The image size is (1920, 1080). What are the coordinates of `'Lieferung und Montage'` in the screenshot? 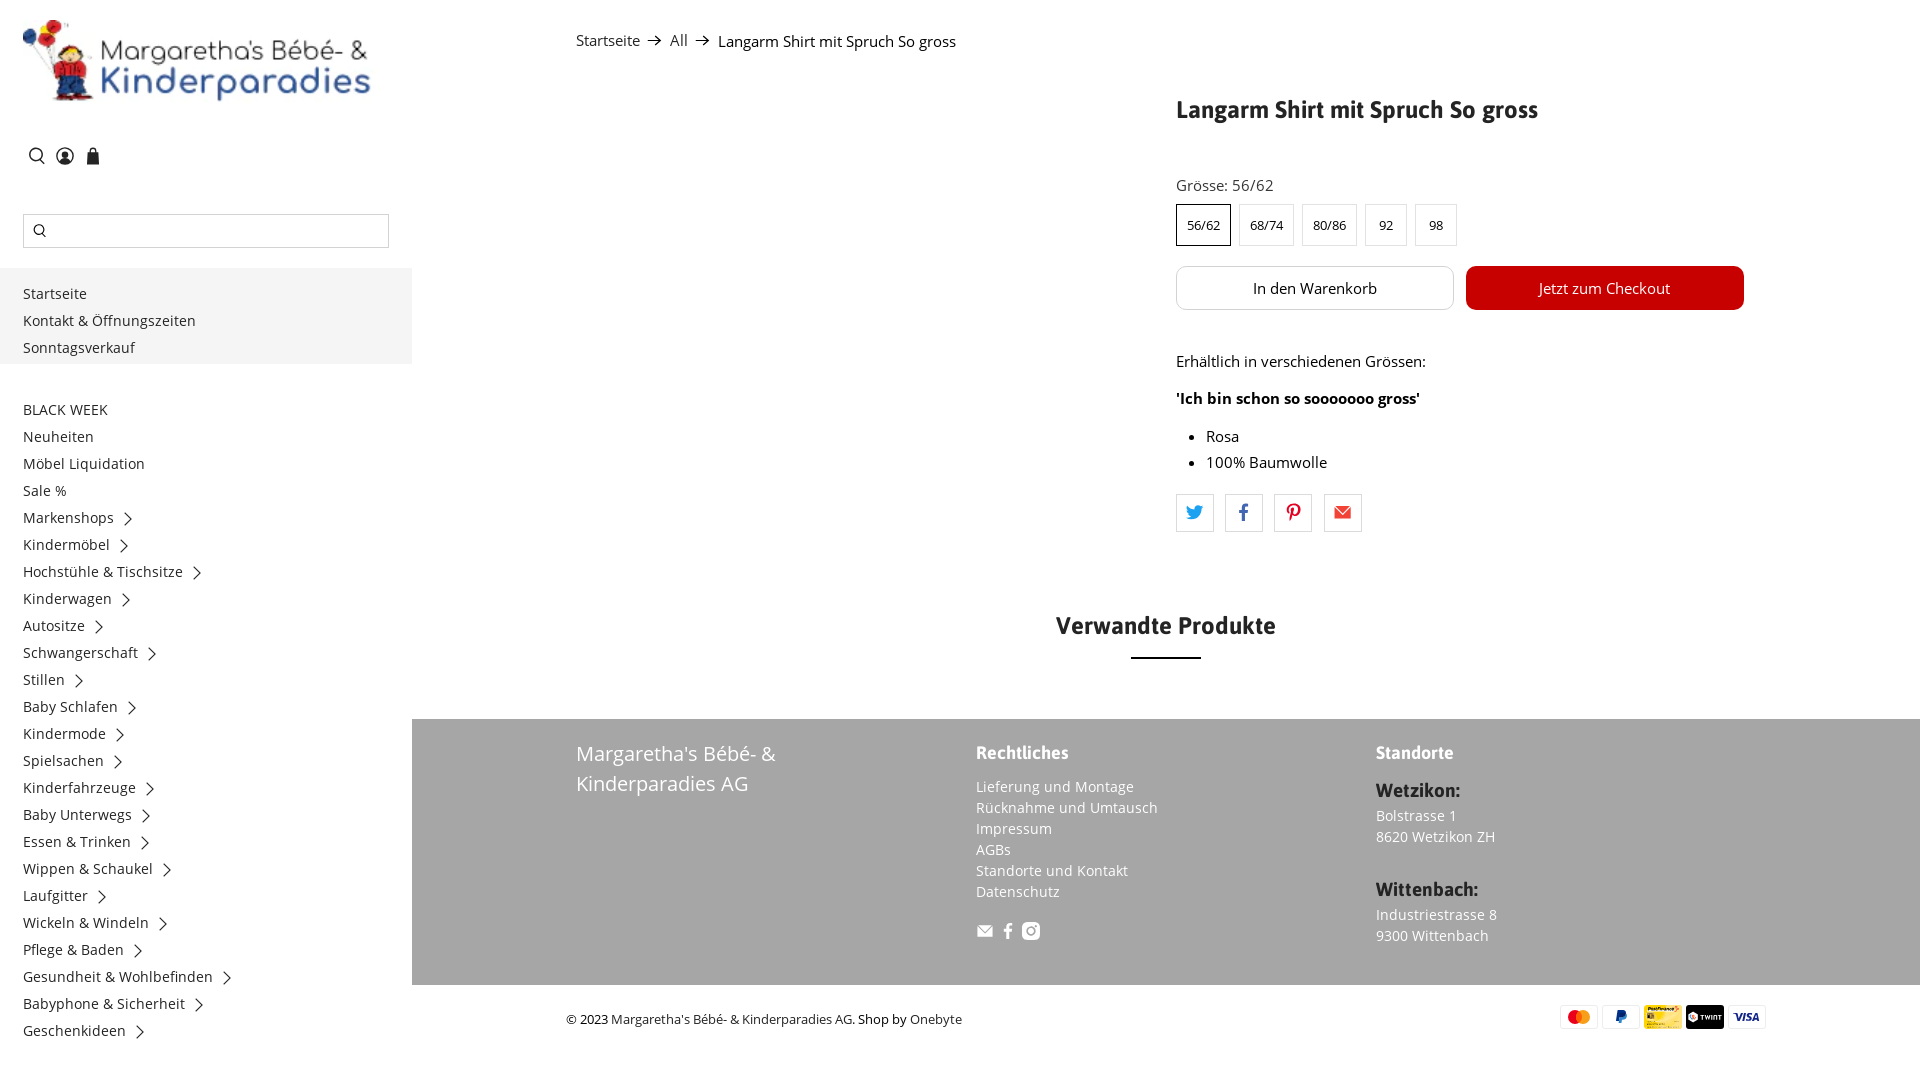 It's located at (975, 785).